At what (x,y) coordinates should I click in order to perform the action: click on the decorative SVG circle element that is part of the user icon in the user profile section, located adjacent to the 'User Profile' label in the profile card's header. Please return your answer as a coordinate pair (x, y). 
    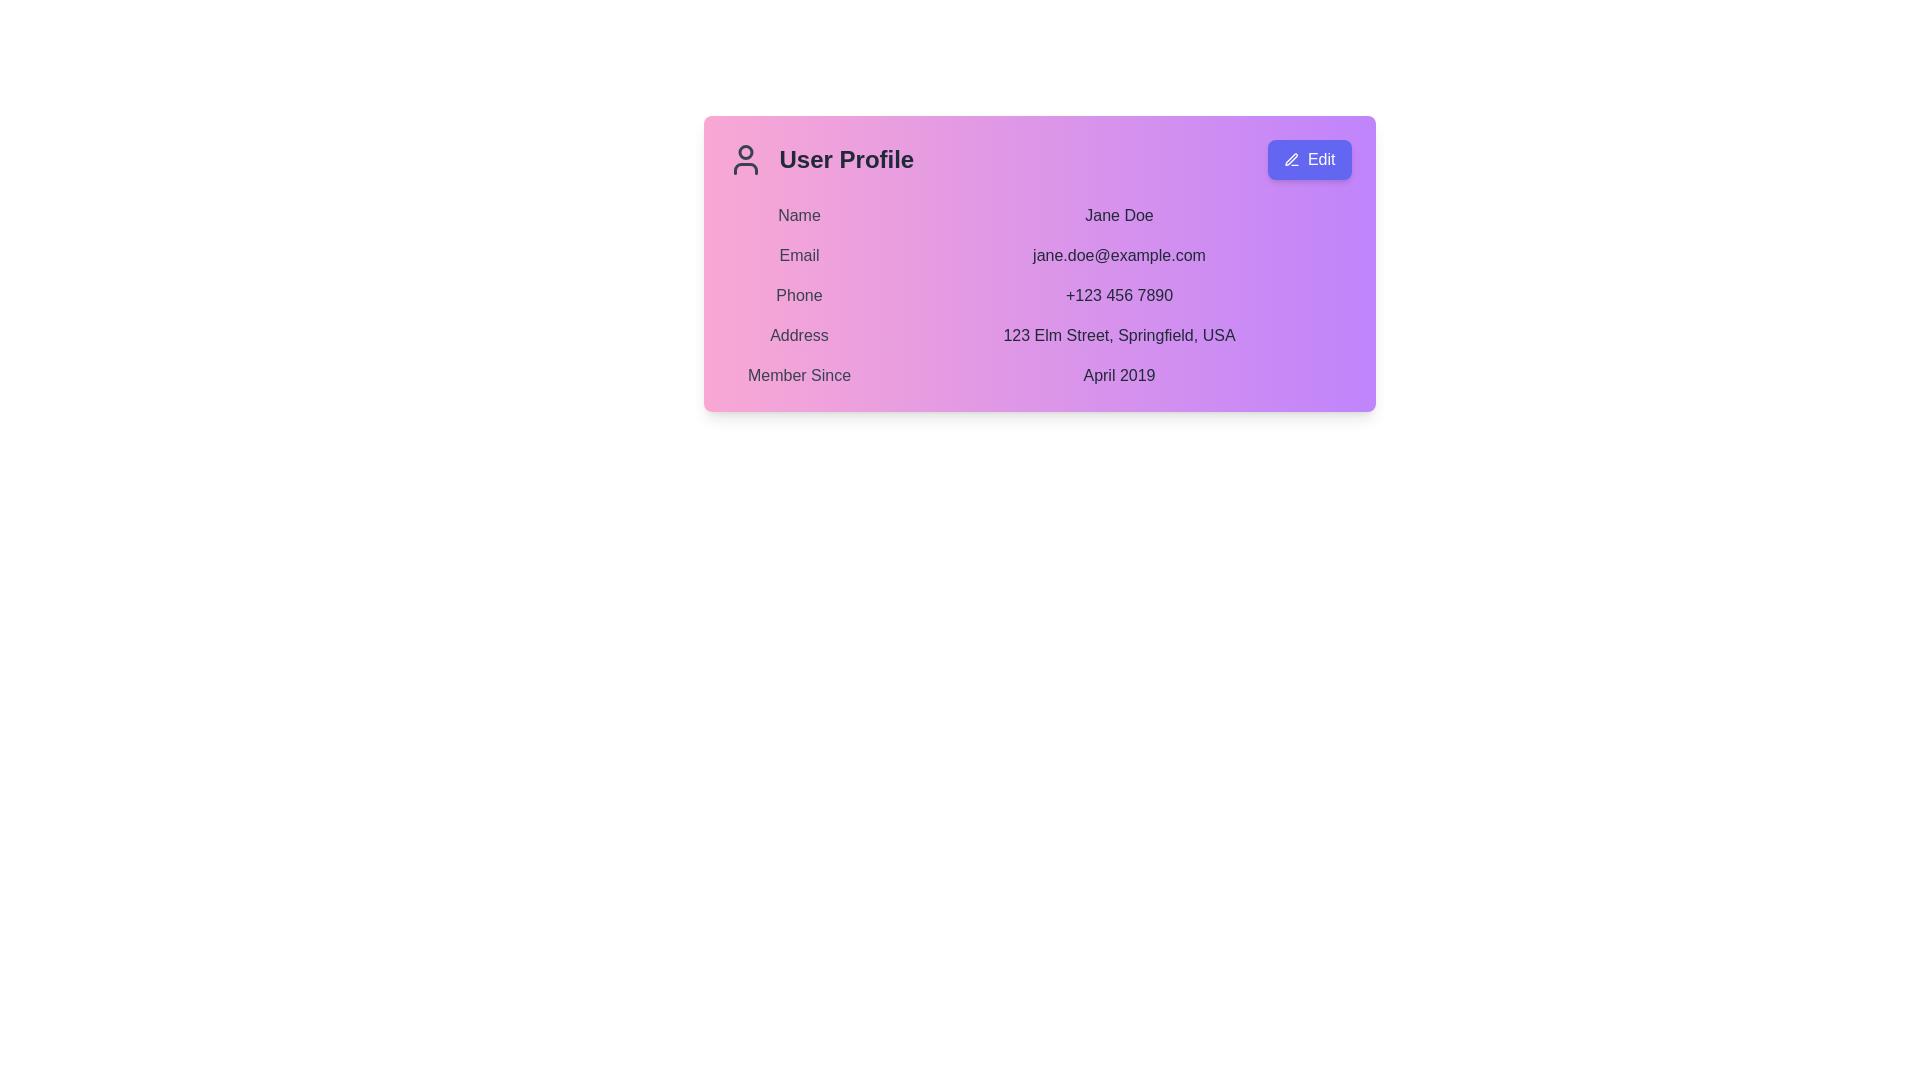
    Looking at the image, I should click on (744, 151).